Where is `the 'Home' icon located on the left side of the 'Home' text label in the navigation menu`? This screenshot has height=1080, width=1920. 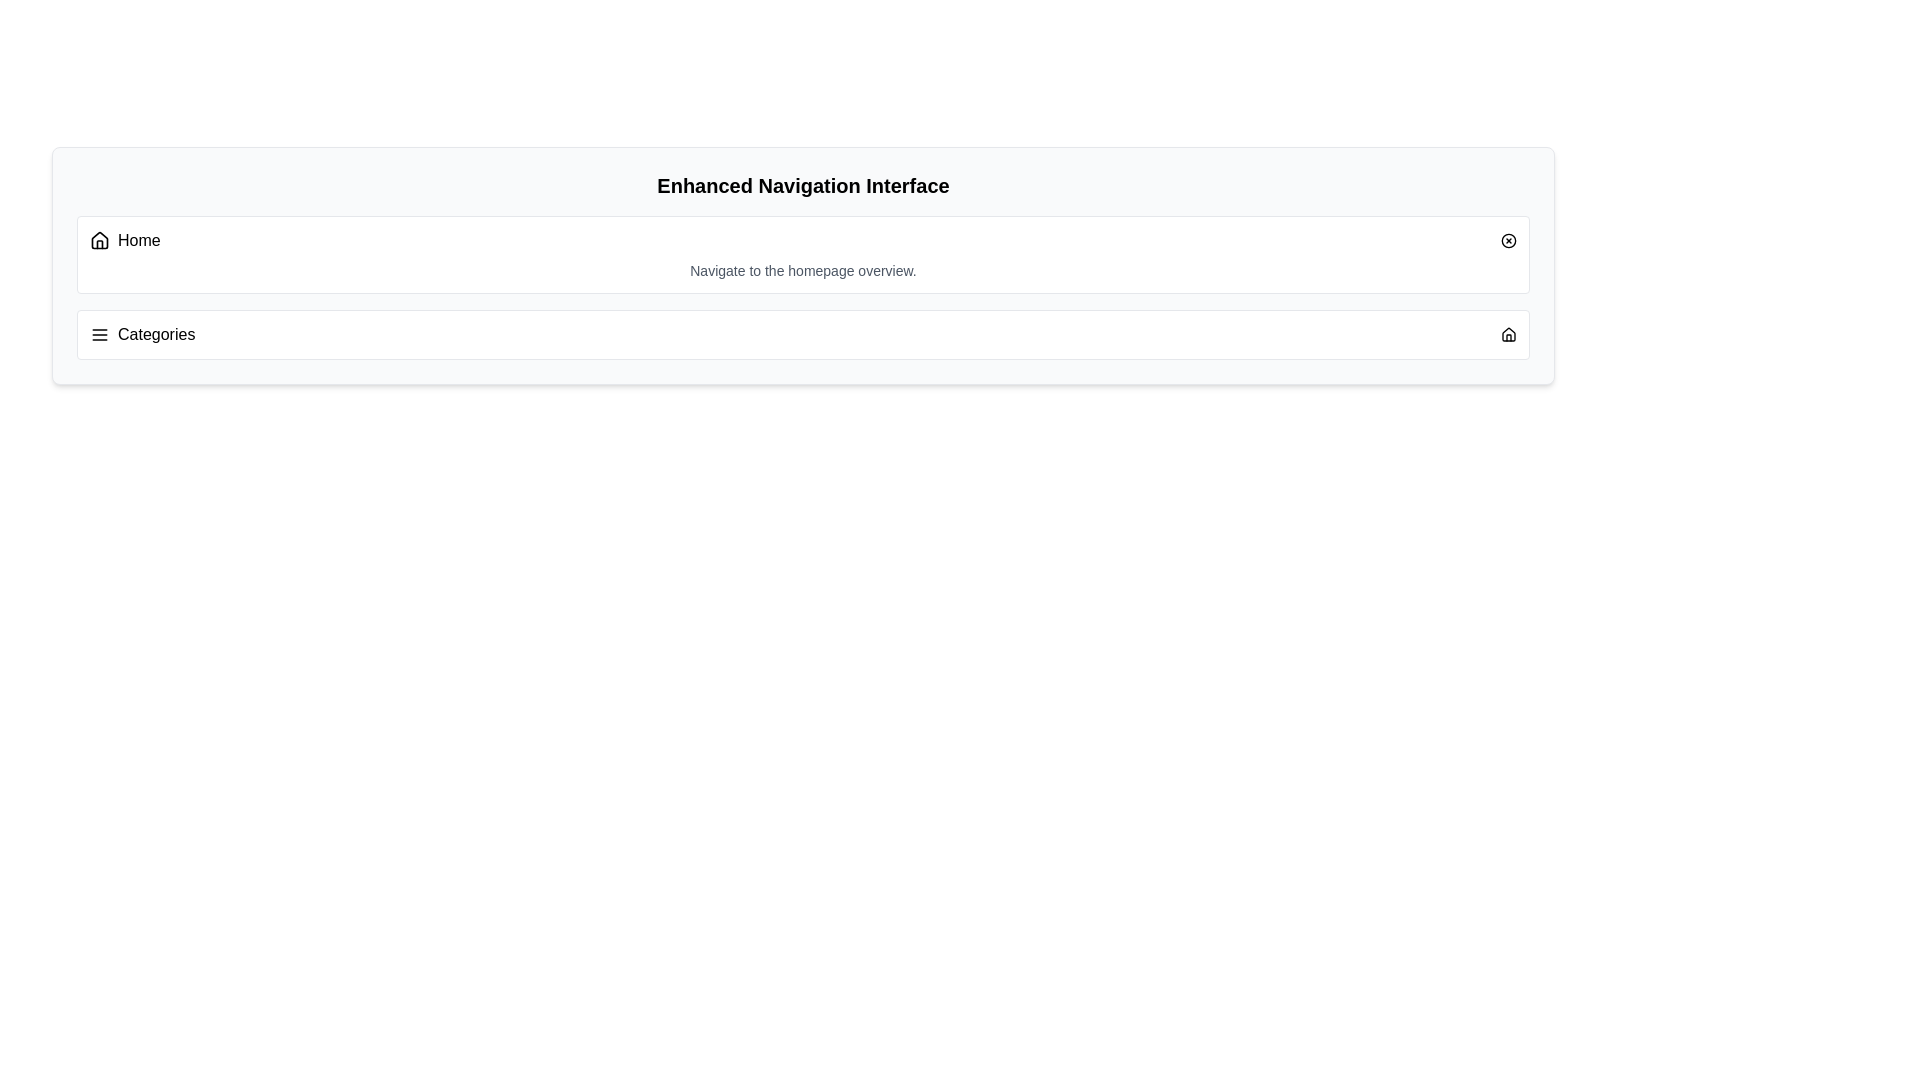
the 'Home' icon located on the left side of the 'Home' text label in the navigation menu is located at coordinates (99, 238).